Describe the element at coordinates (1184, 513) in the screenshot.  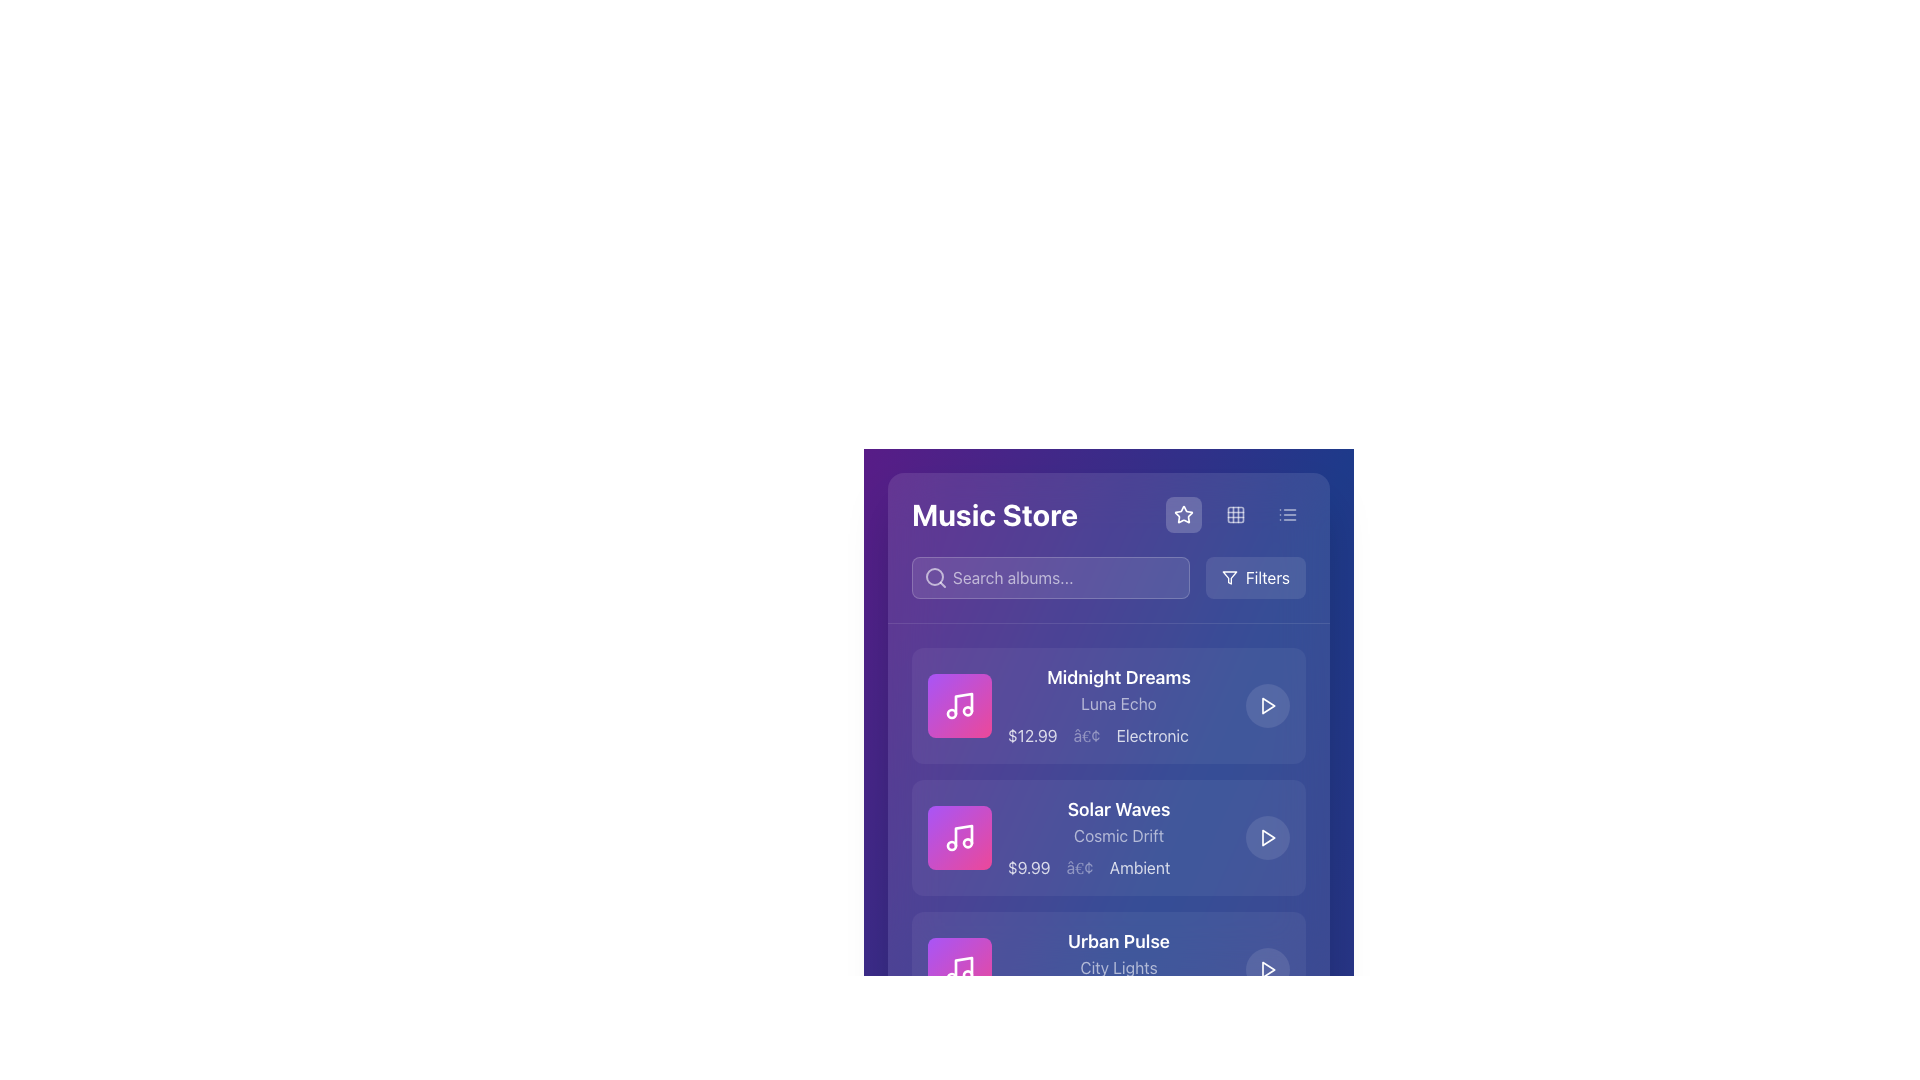
I see `the star-shaped icon with a hollow center located in the upper right section of the interface` at that location.